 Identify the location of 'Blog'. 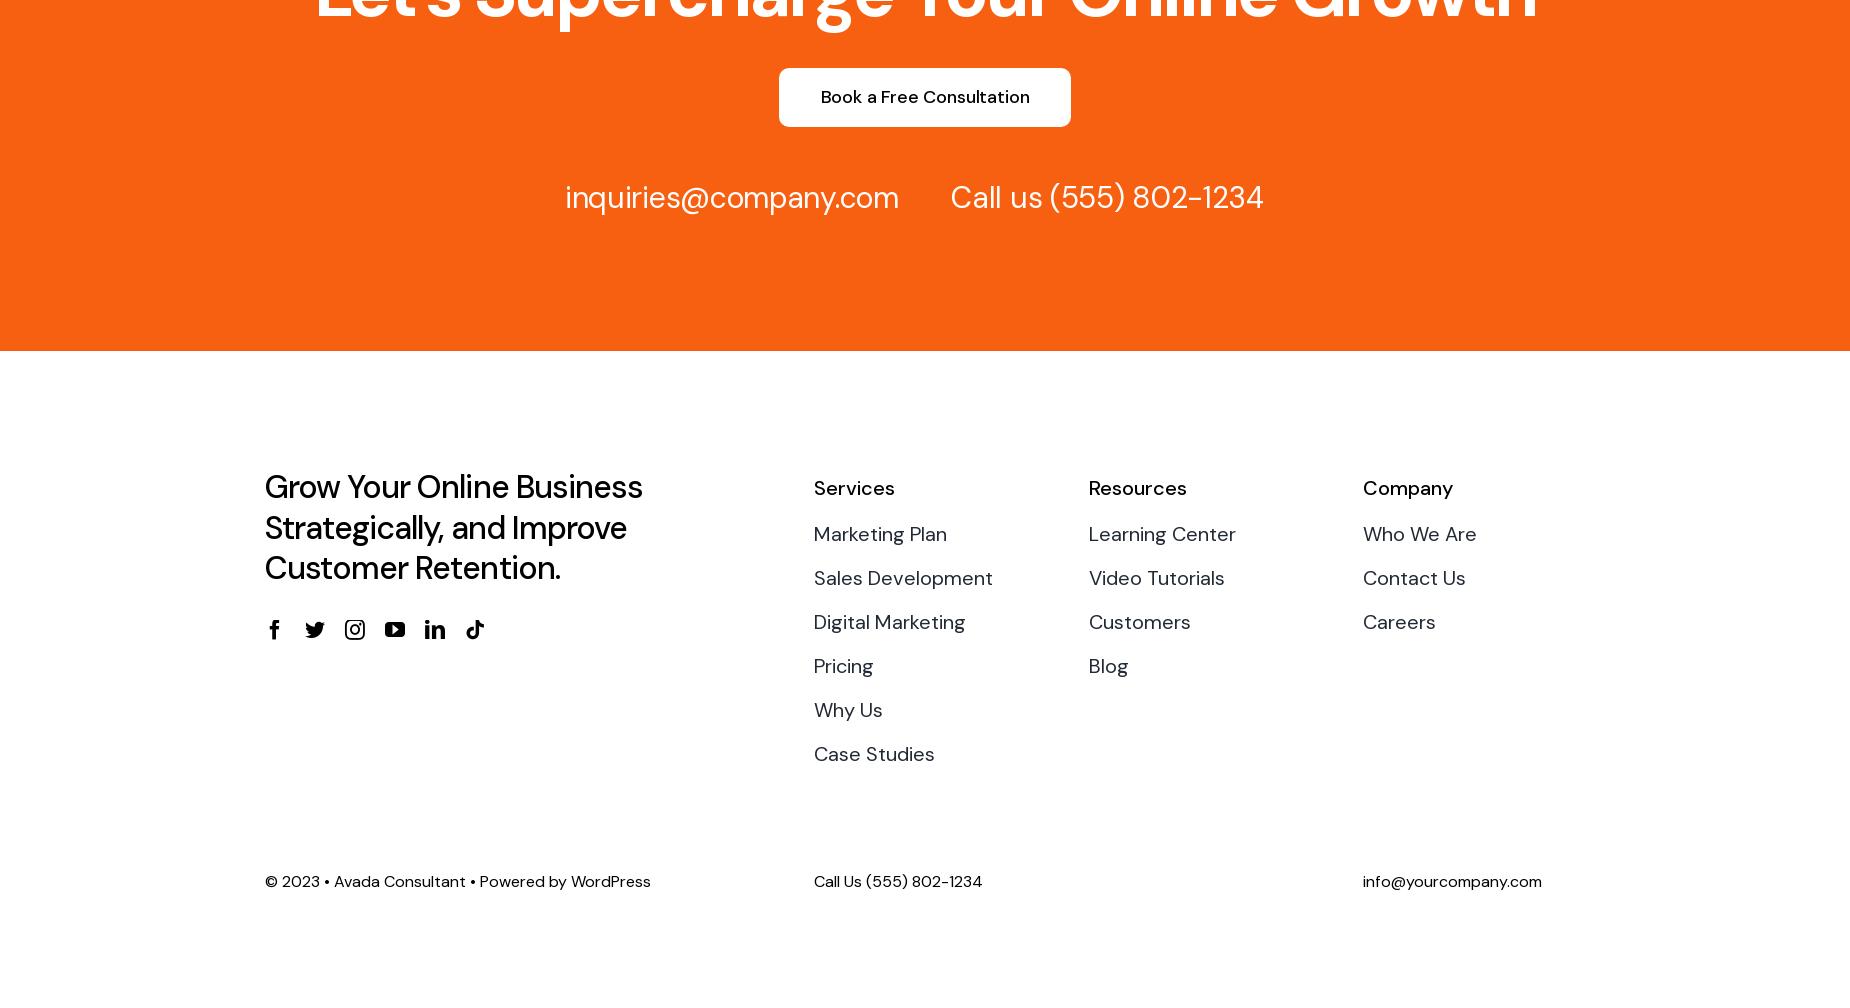
(1106, 665).